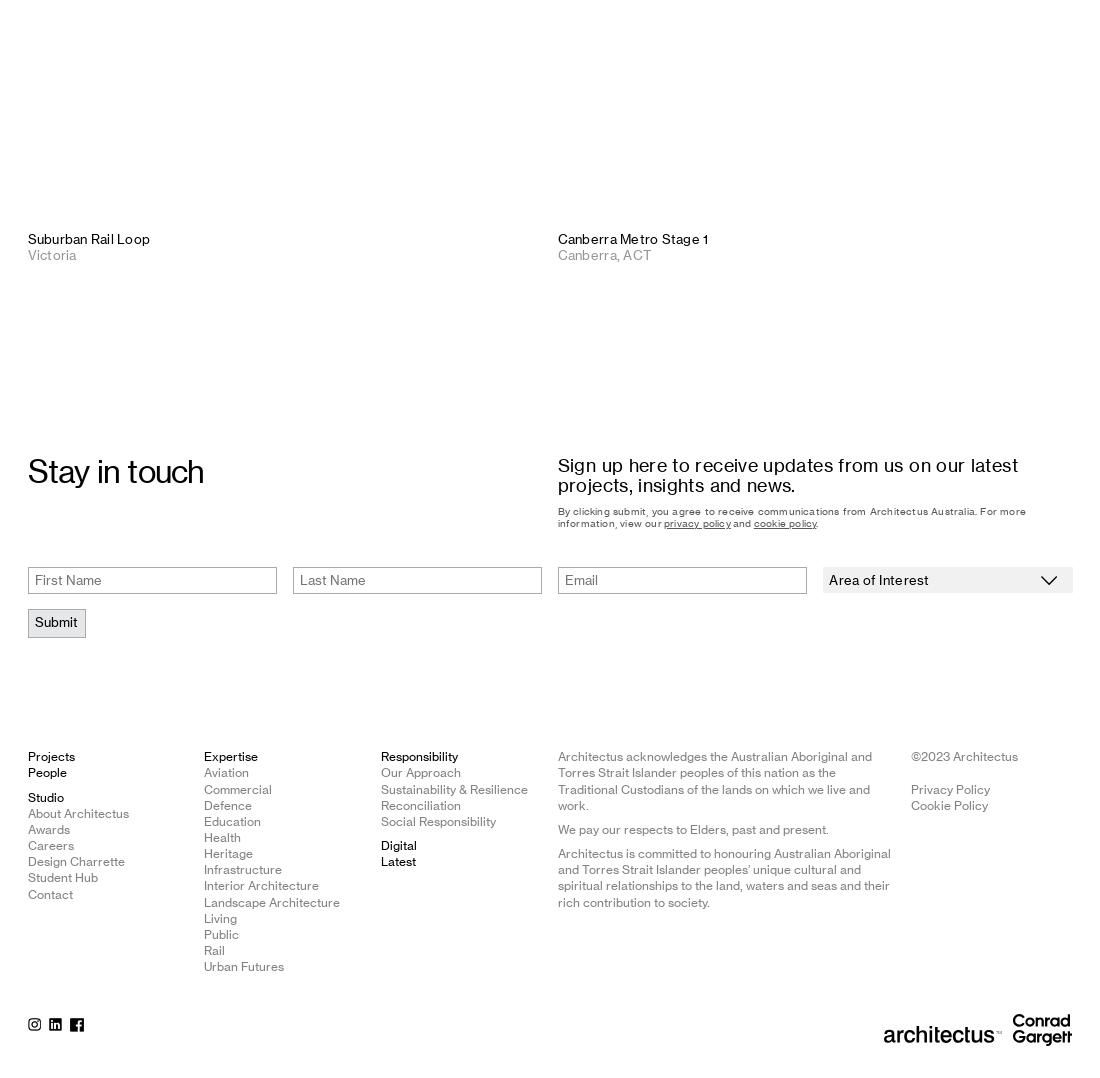 The image size is (1100, 1078). Describe the element at coordinates (784, 523) in the screenshot. I see `'cookie policy'` at that location.